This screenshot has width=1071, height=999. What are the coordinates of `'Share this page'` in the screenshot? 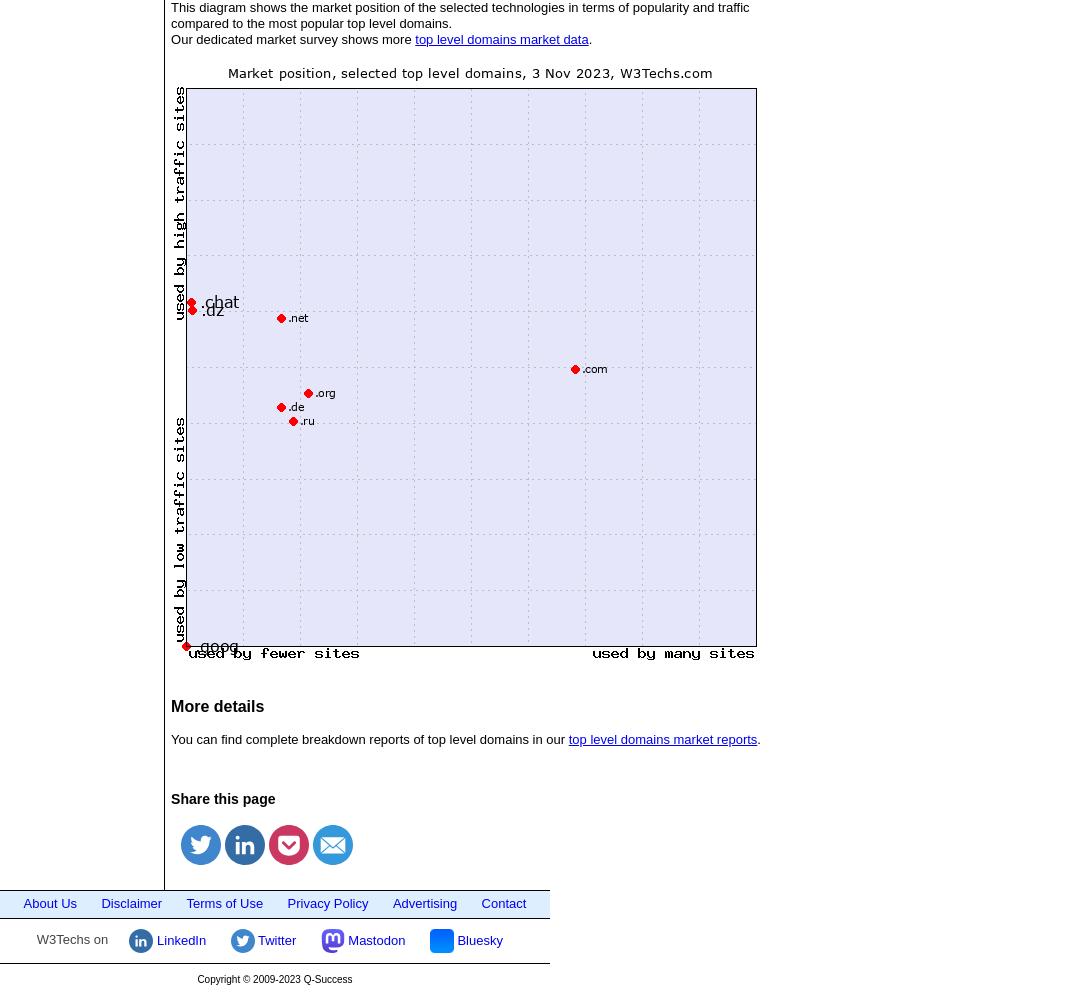 It's located at (221, 799).